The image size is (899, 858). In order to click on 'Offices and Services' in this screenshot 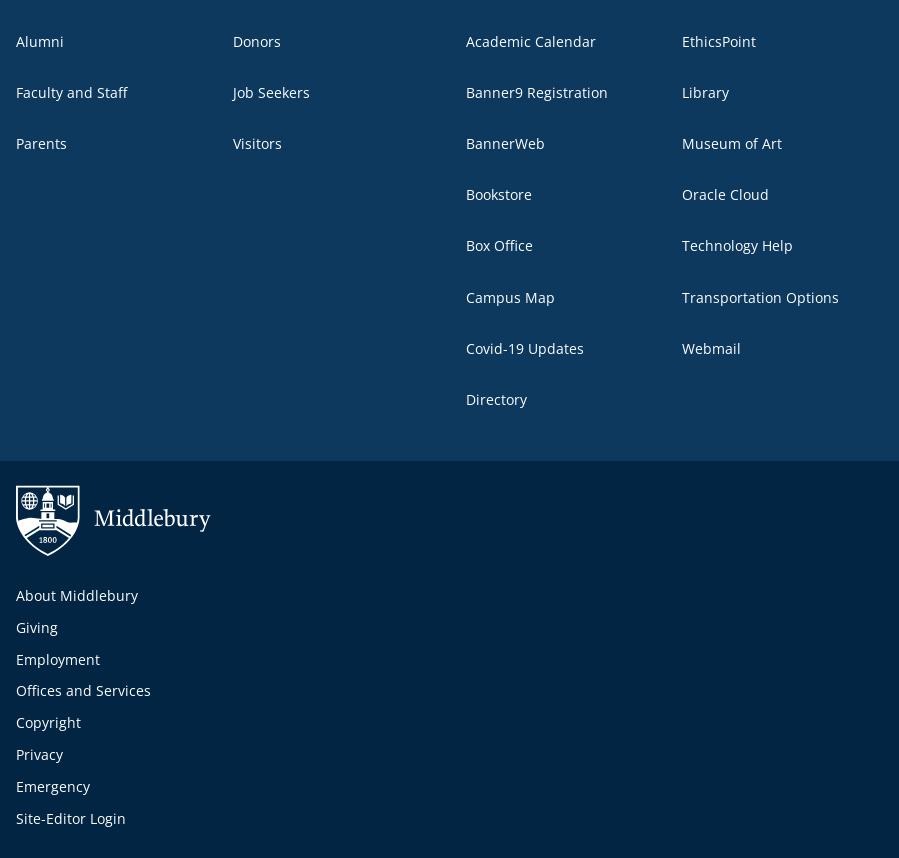, I will do `click(82, 690)`.